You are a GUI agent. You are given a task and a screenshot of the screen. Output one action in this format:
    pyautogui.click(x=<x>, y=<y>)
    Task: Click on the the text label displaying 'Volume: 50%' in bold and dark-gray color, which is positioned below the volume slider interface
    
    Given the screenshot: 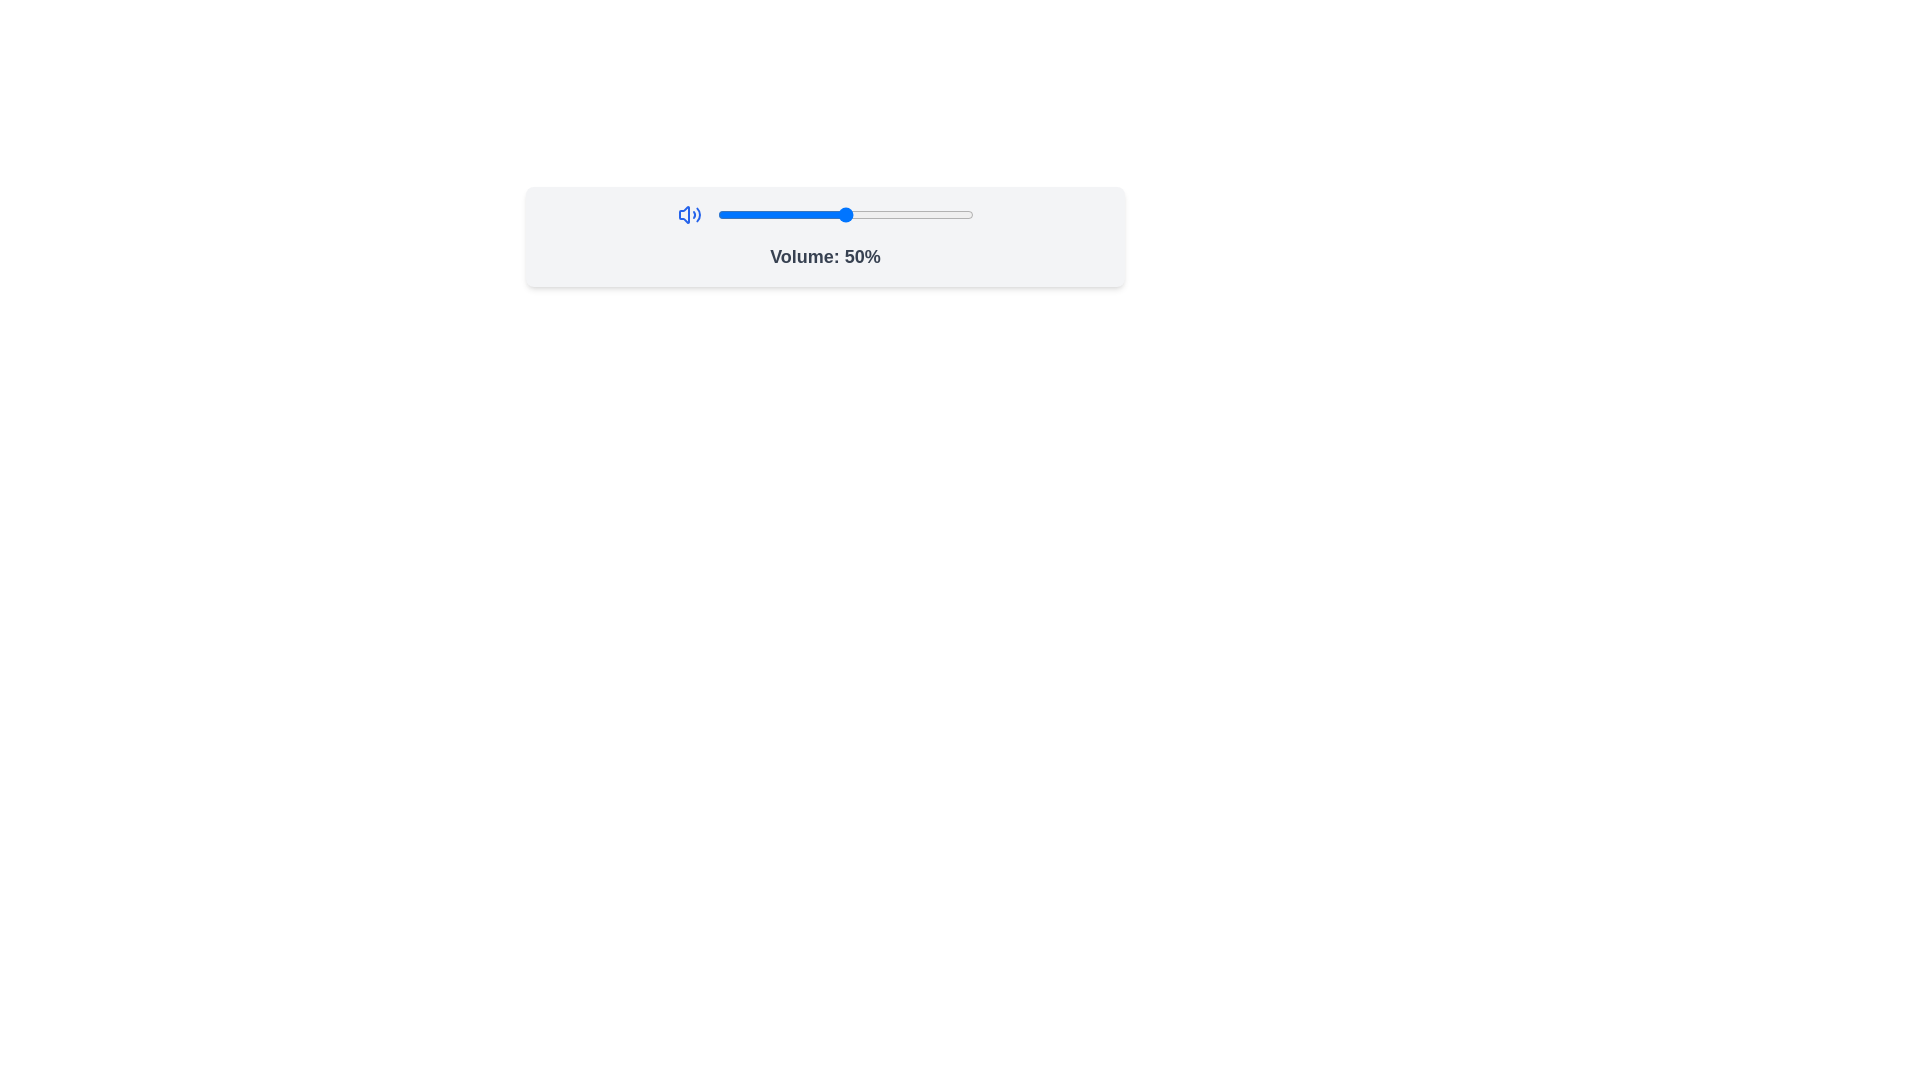 What is the action you would take?
    pyautogui.click(x=825, y=256)
    